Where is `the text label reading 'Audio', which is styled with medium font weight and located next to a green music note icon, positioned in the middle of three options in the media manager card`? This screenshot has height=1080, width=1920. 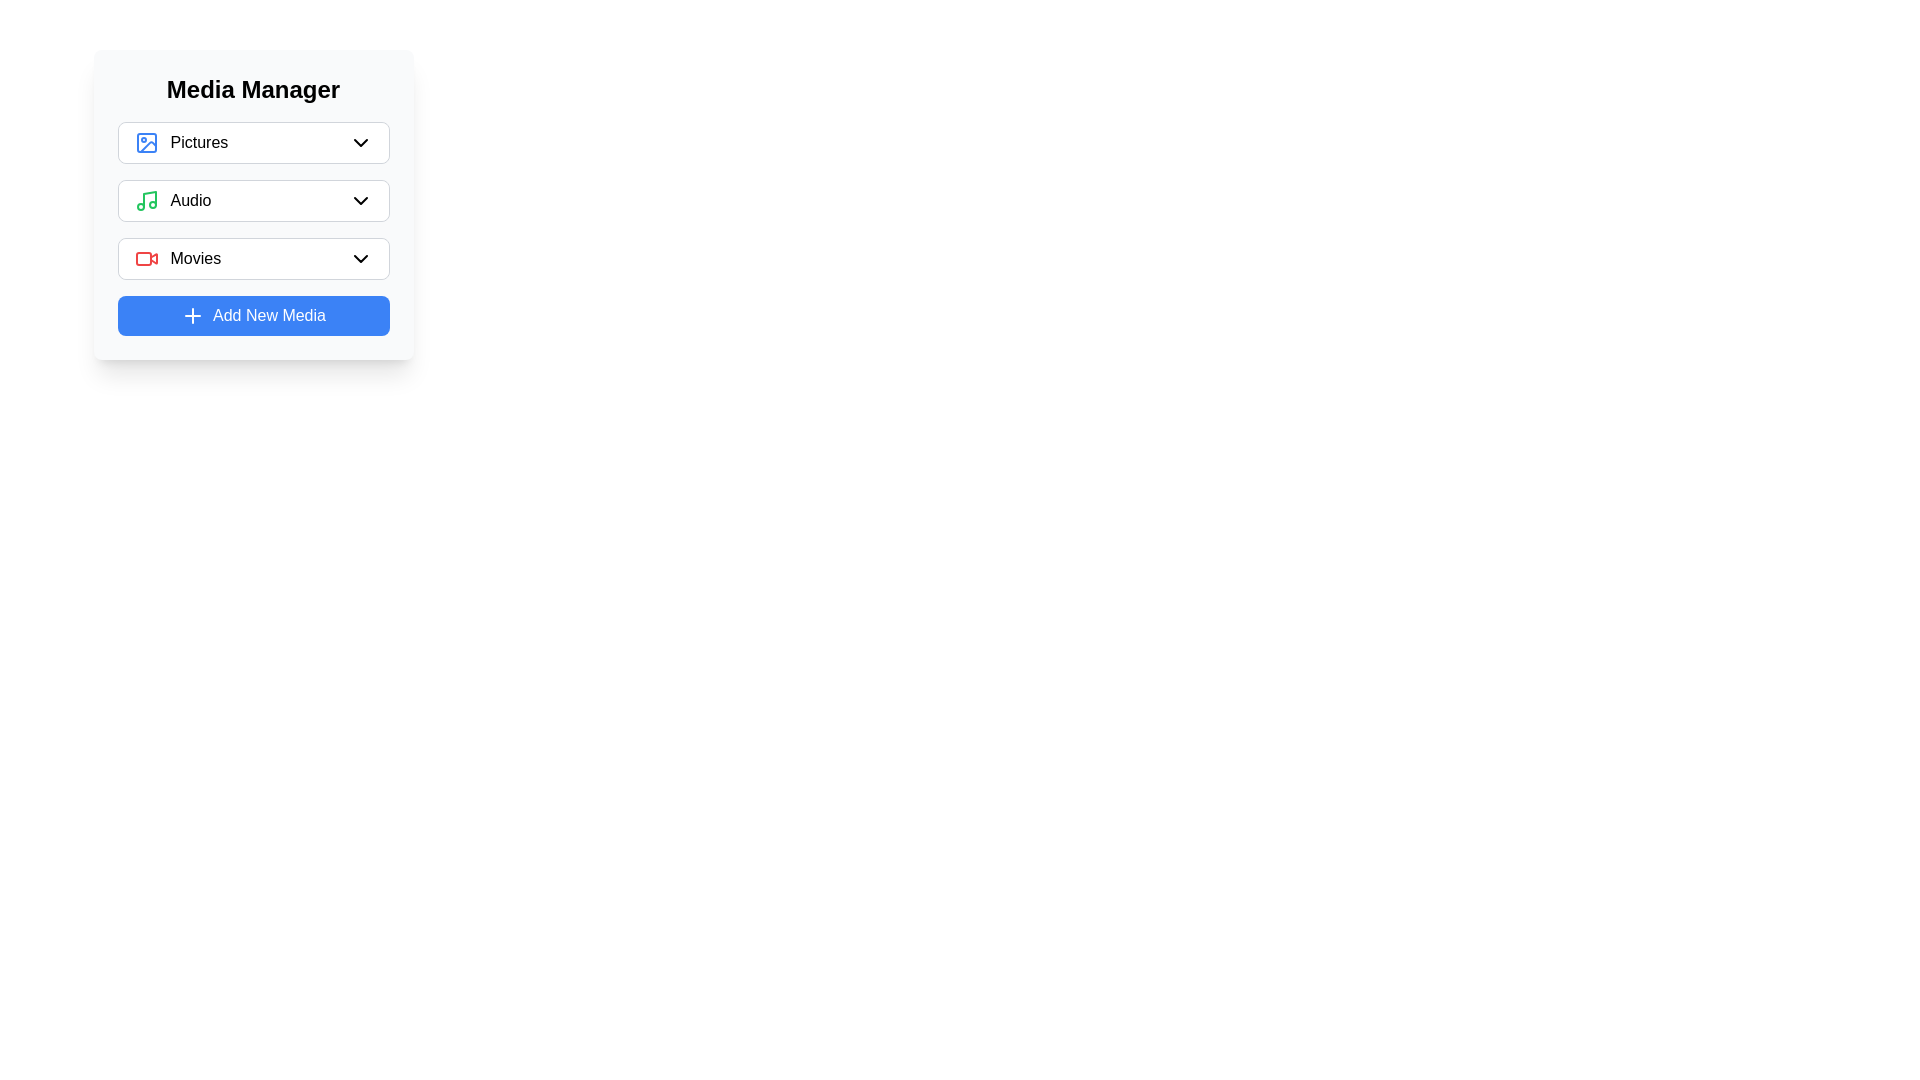 the text label reading 'Audio', which is styled with medium font weight and located next to a green music note icon, positioned in the middle of three options in the media manager card is located at coordinates (191, 200).